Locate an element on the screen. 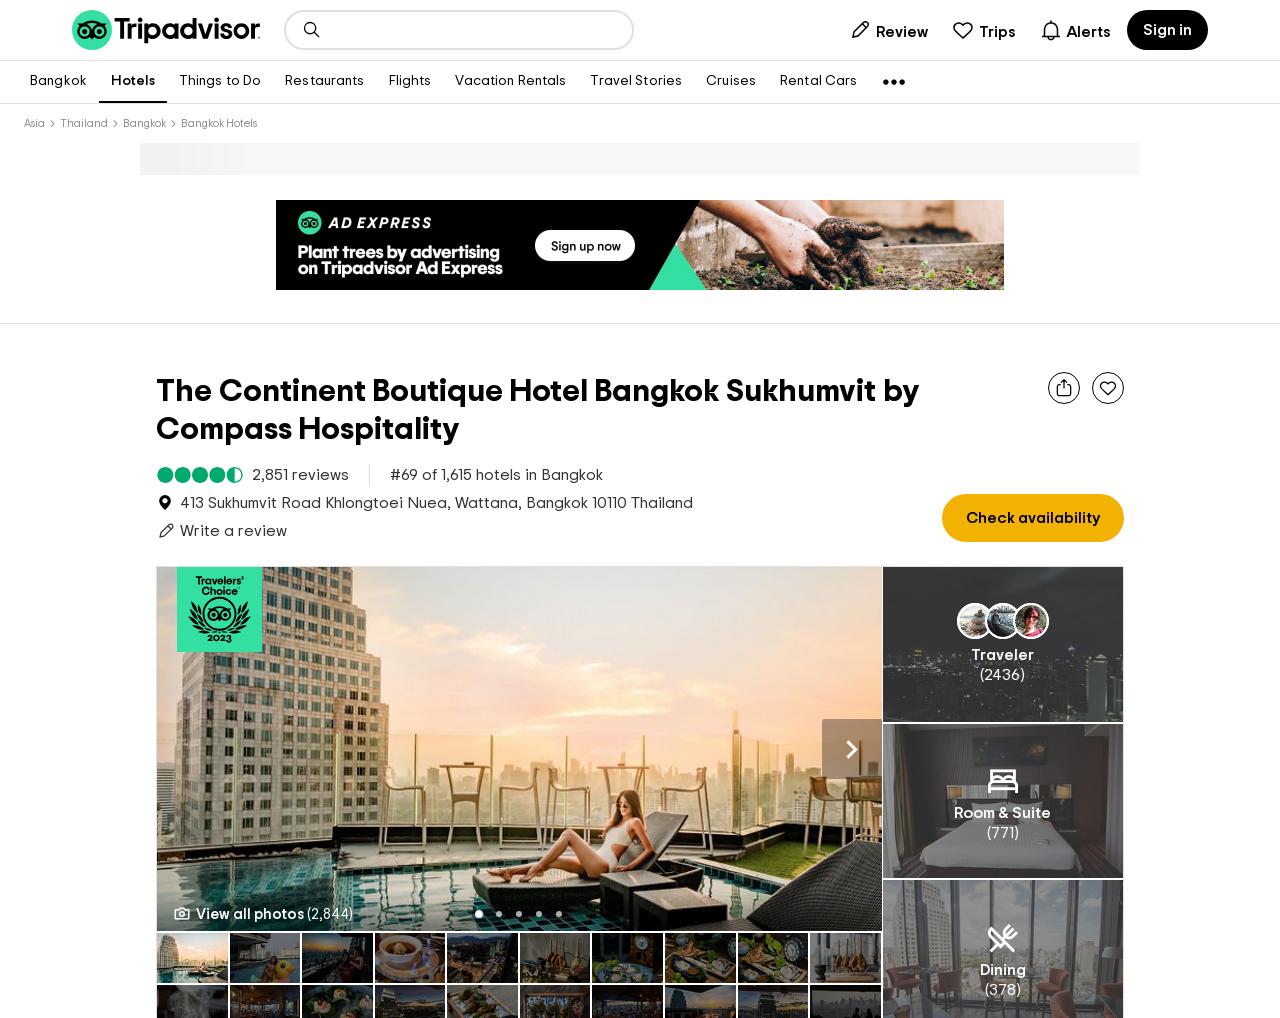  'Rental Cars' is located at coordinates (779, 81).